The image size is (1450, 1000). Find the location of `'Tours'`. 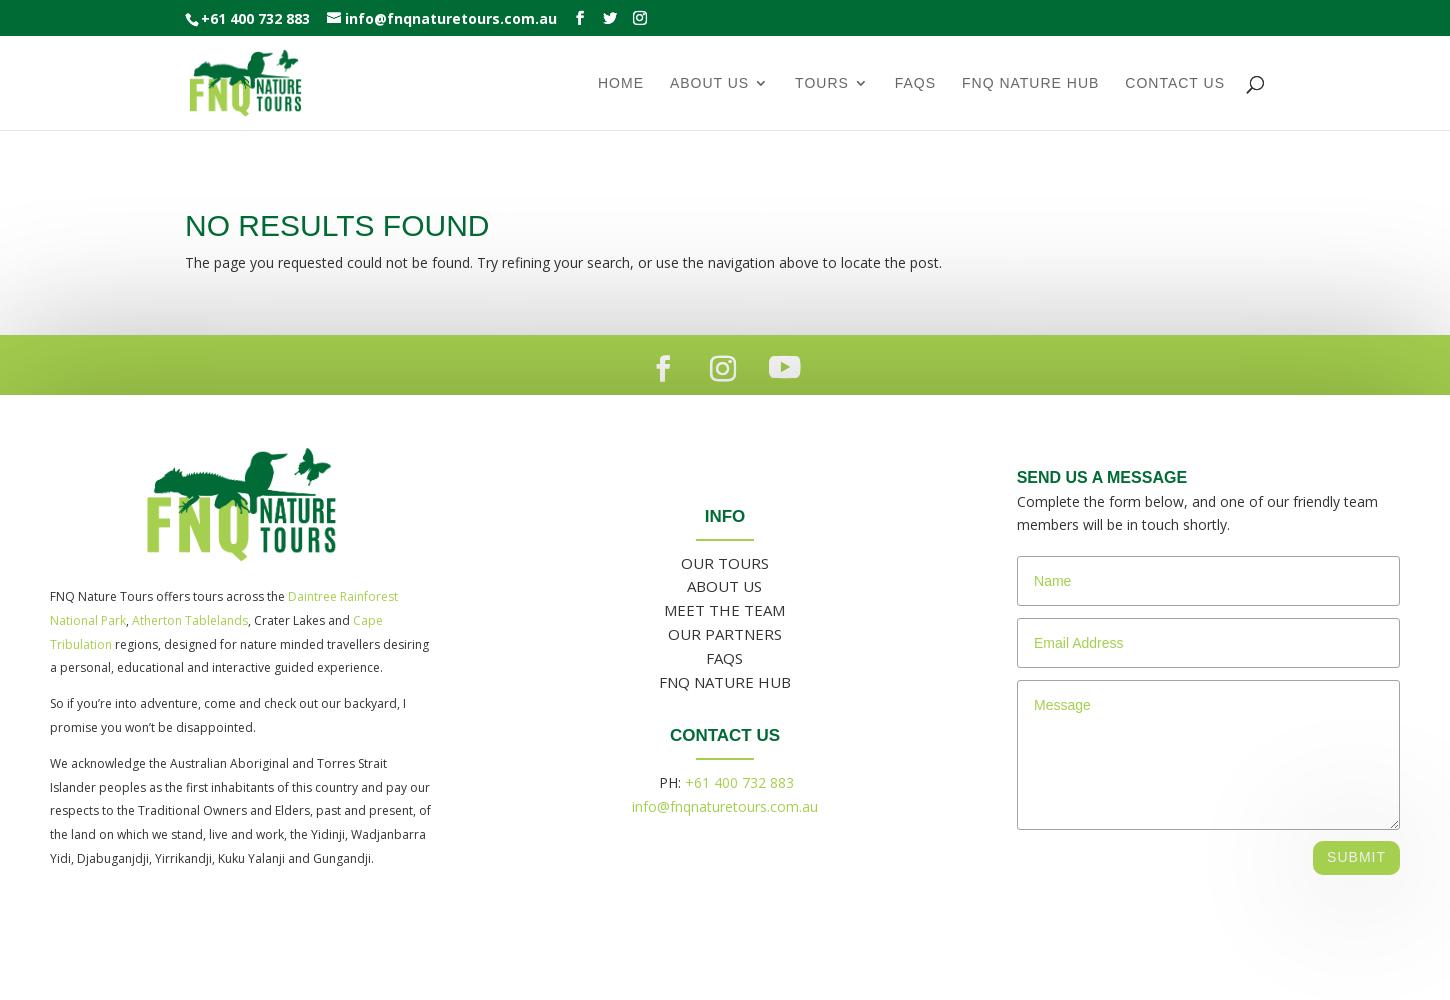

'Tours' is located at coordinates (821, 82).